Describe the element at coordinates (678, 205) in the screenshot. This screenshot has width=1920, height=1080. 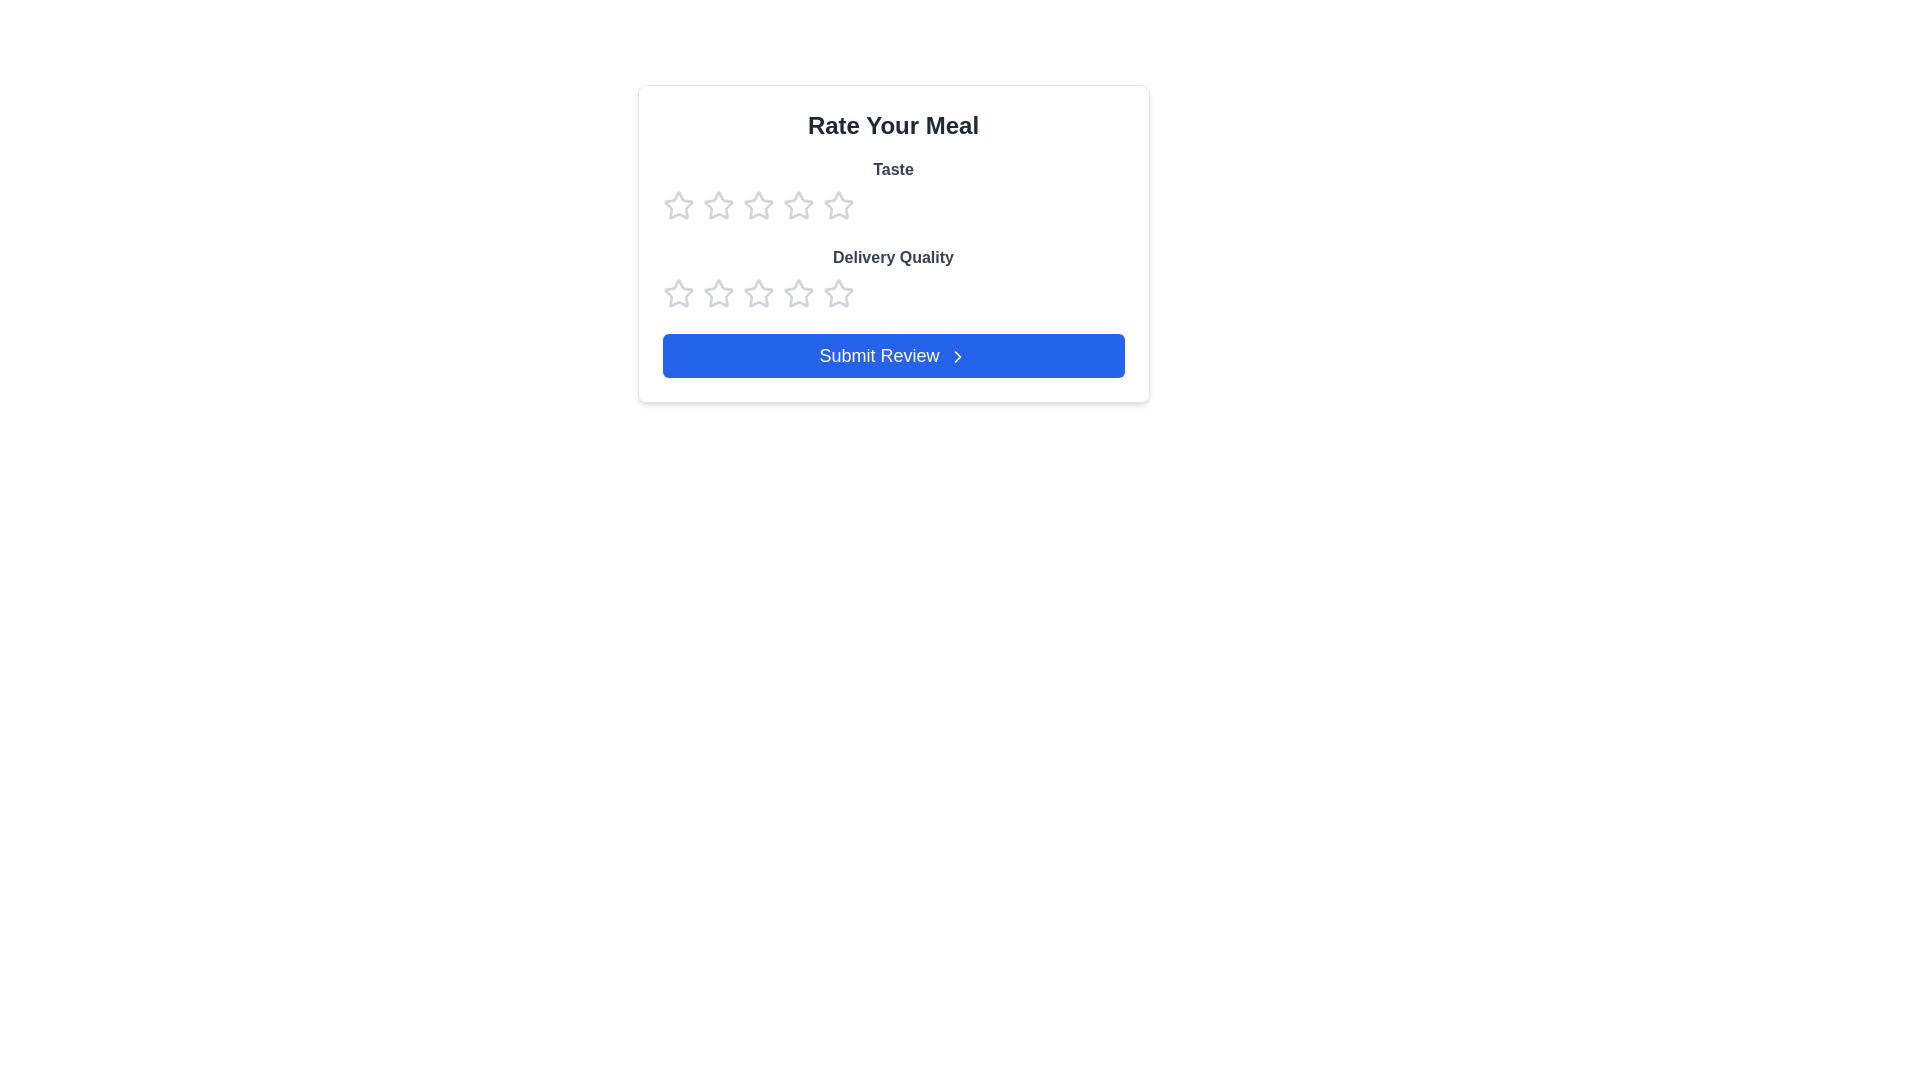
I see `the first star rating icon, which is a light gray 5-pointed star with a transparent center and gray outline, located above the label 'Taste' in the modal window labeled 'Rate Your Meal'` at that location.